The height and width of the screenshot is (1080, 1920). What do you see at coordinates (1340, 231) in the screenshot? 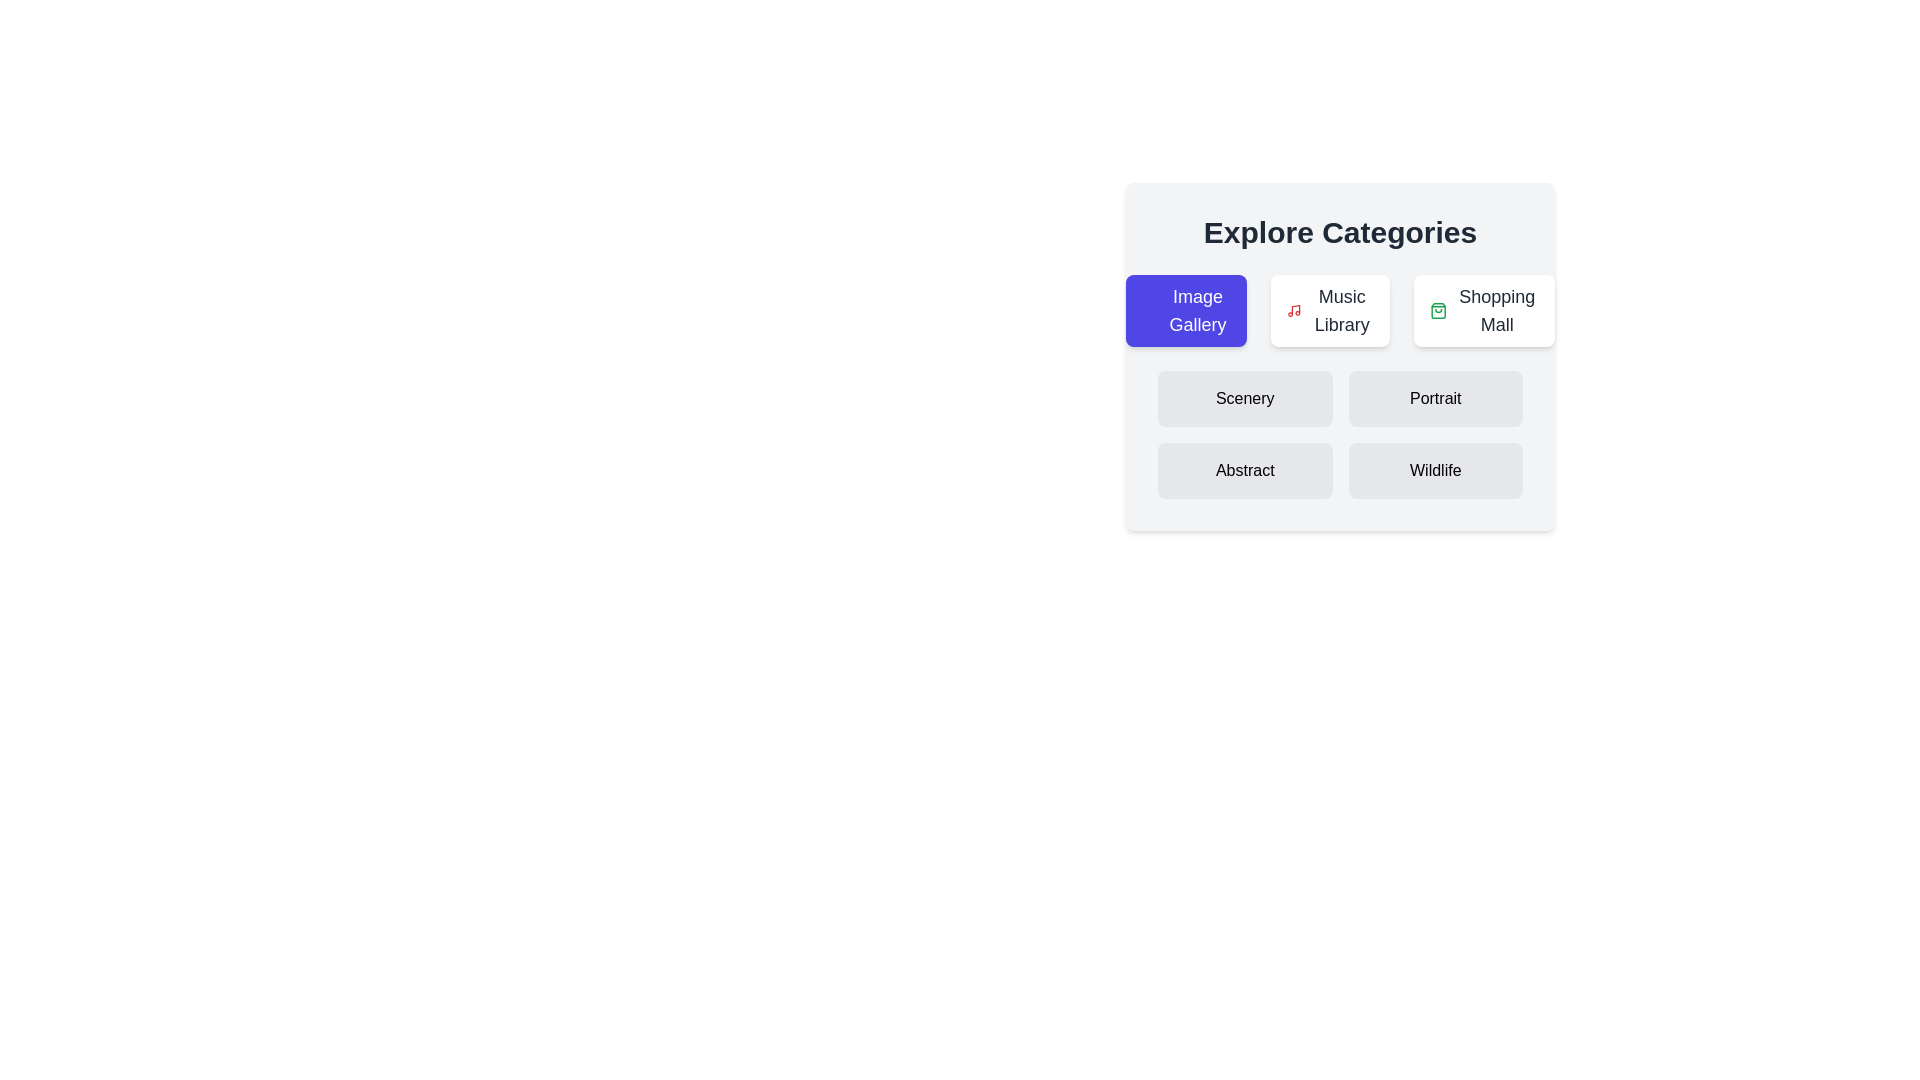
I see `the header text 'Explore Categories', which is prominently styled in large, bold, dark gray text and is centered above the category buttons` at bounding box center [1340, 231].